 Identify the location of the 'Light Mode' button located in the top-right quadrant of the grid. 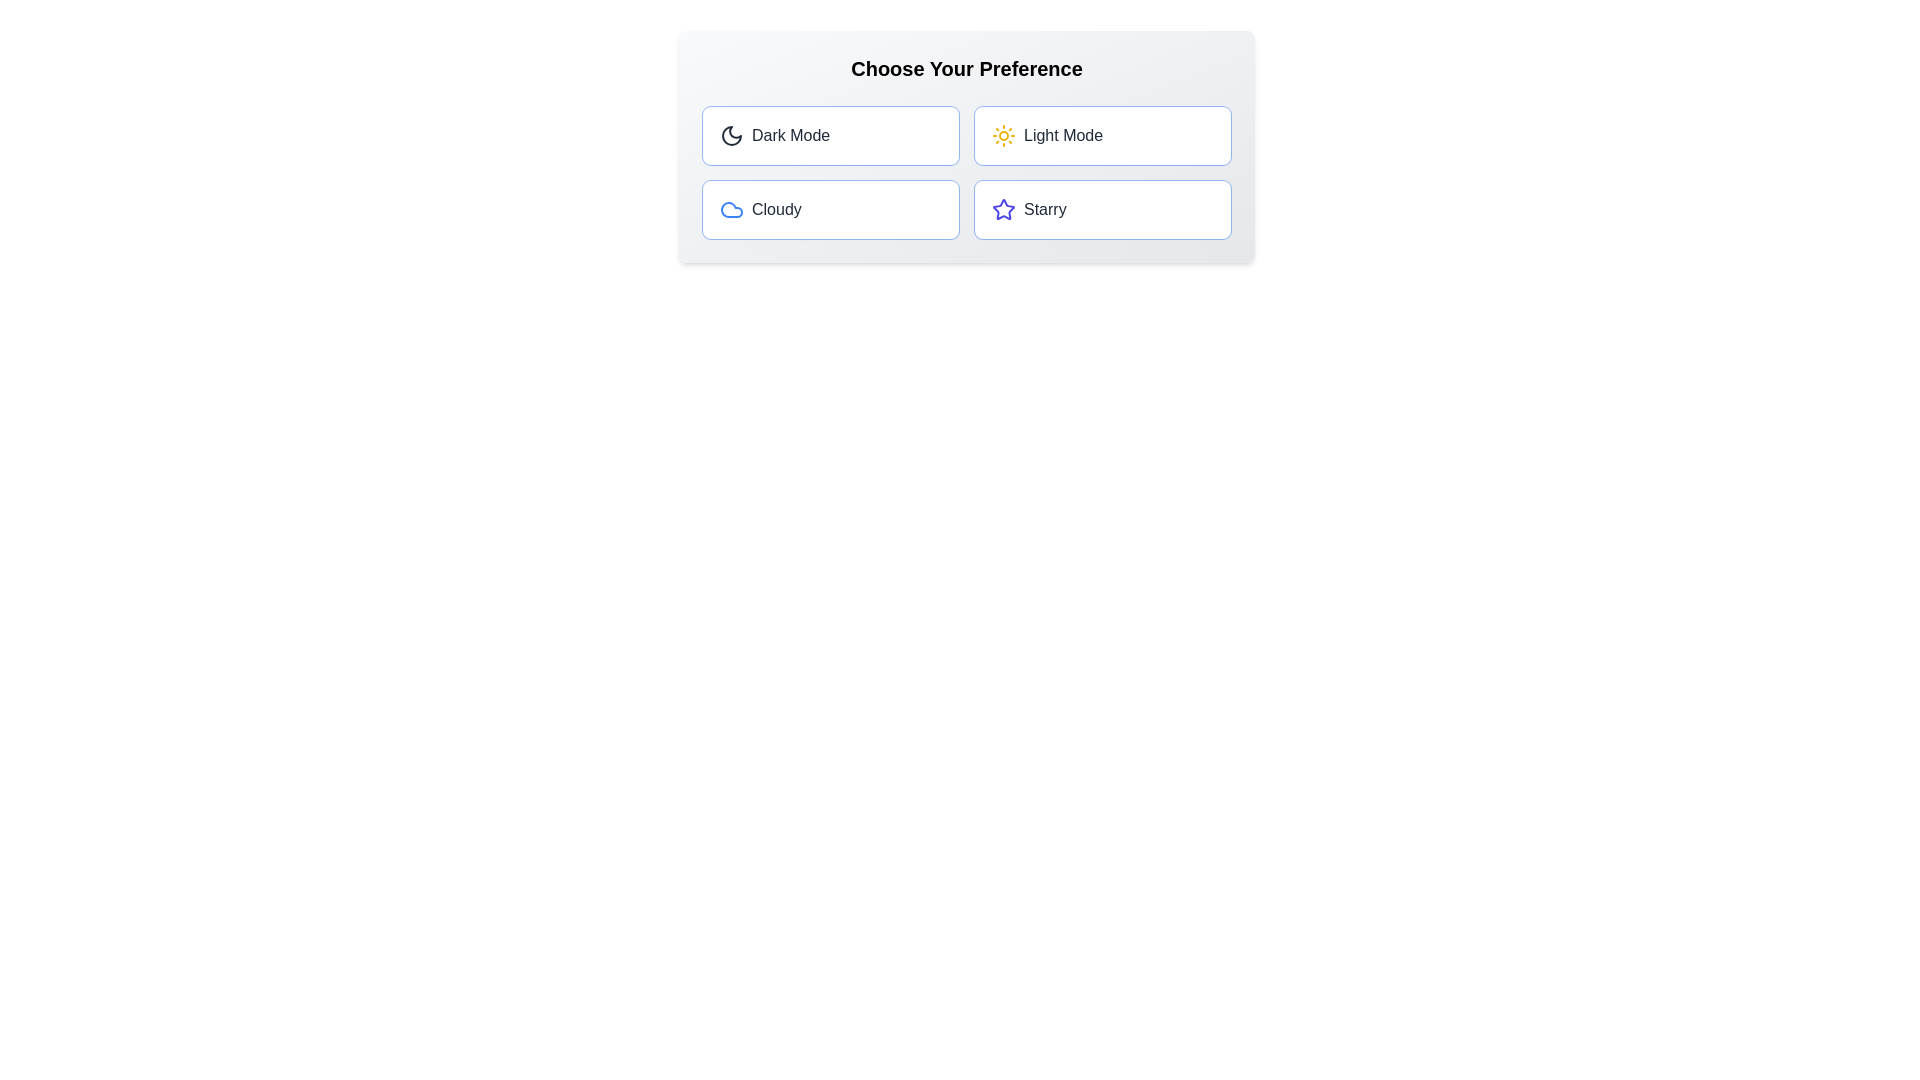
(1102, 135).